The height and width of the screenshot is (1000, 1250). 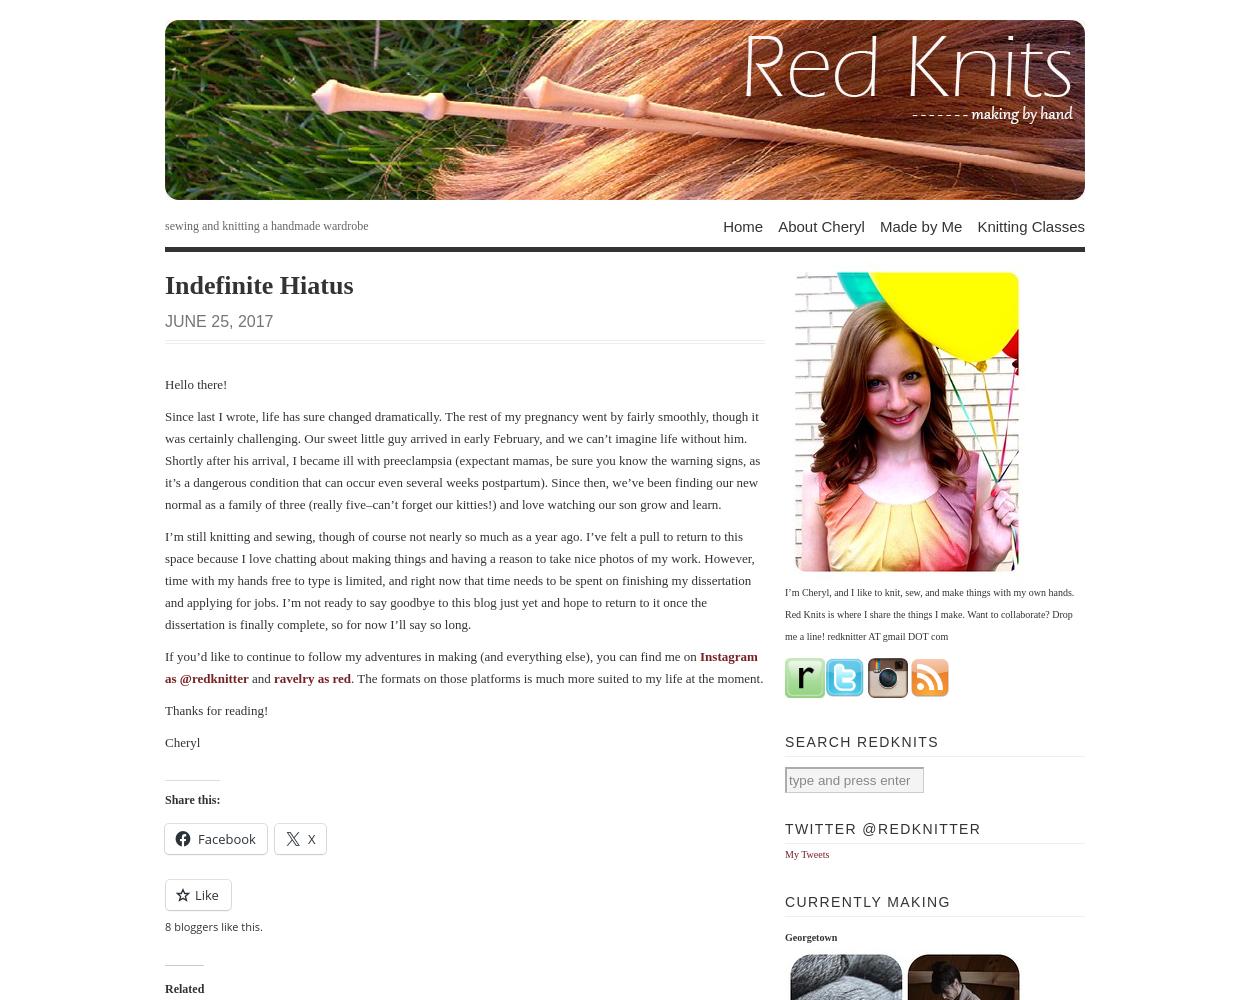 I want to click on 'Instagram as @redknitter', so click(x=460, y=666).